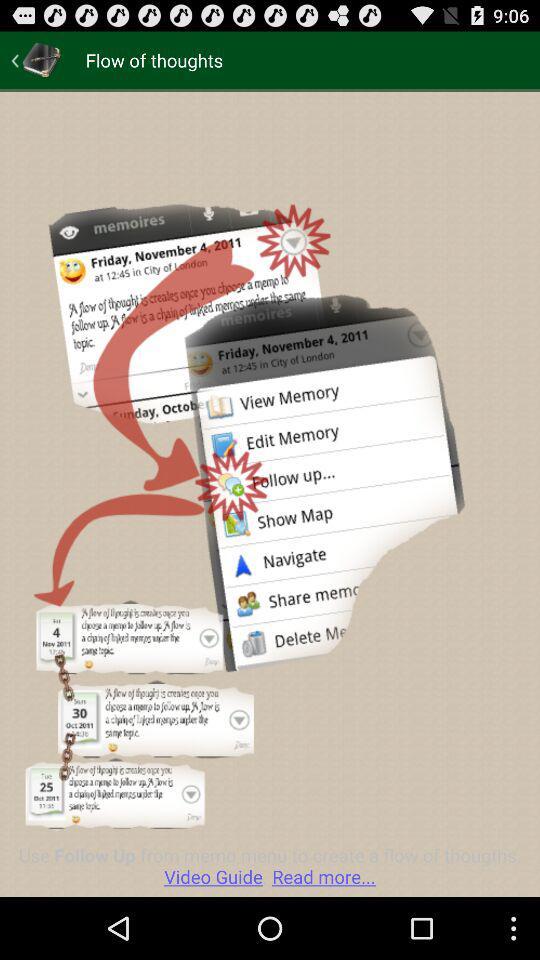 The width and height of the screenshot is (540, 960). Describe the element at coordinates (36, 64) in the screenshot. I see `the arrow_backward icon` at that location.